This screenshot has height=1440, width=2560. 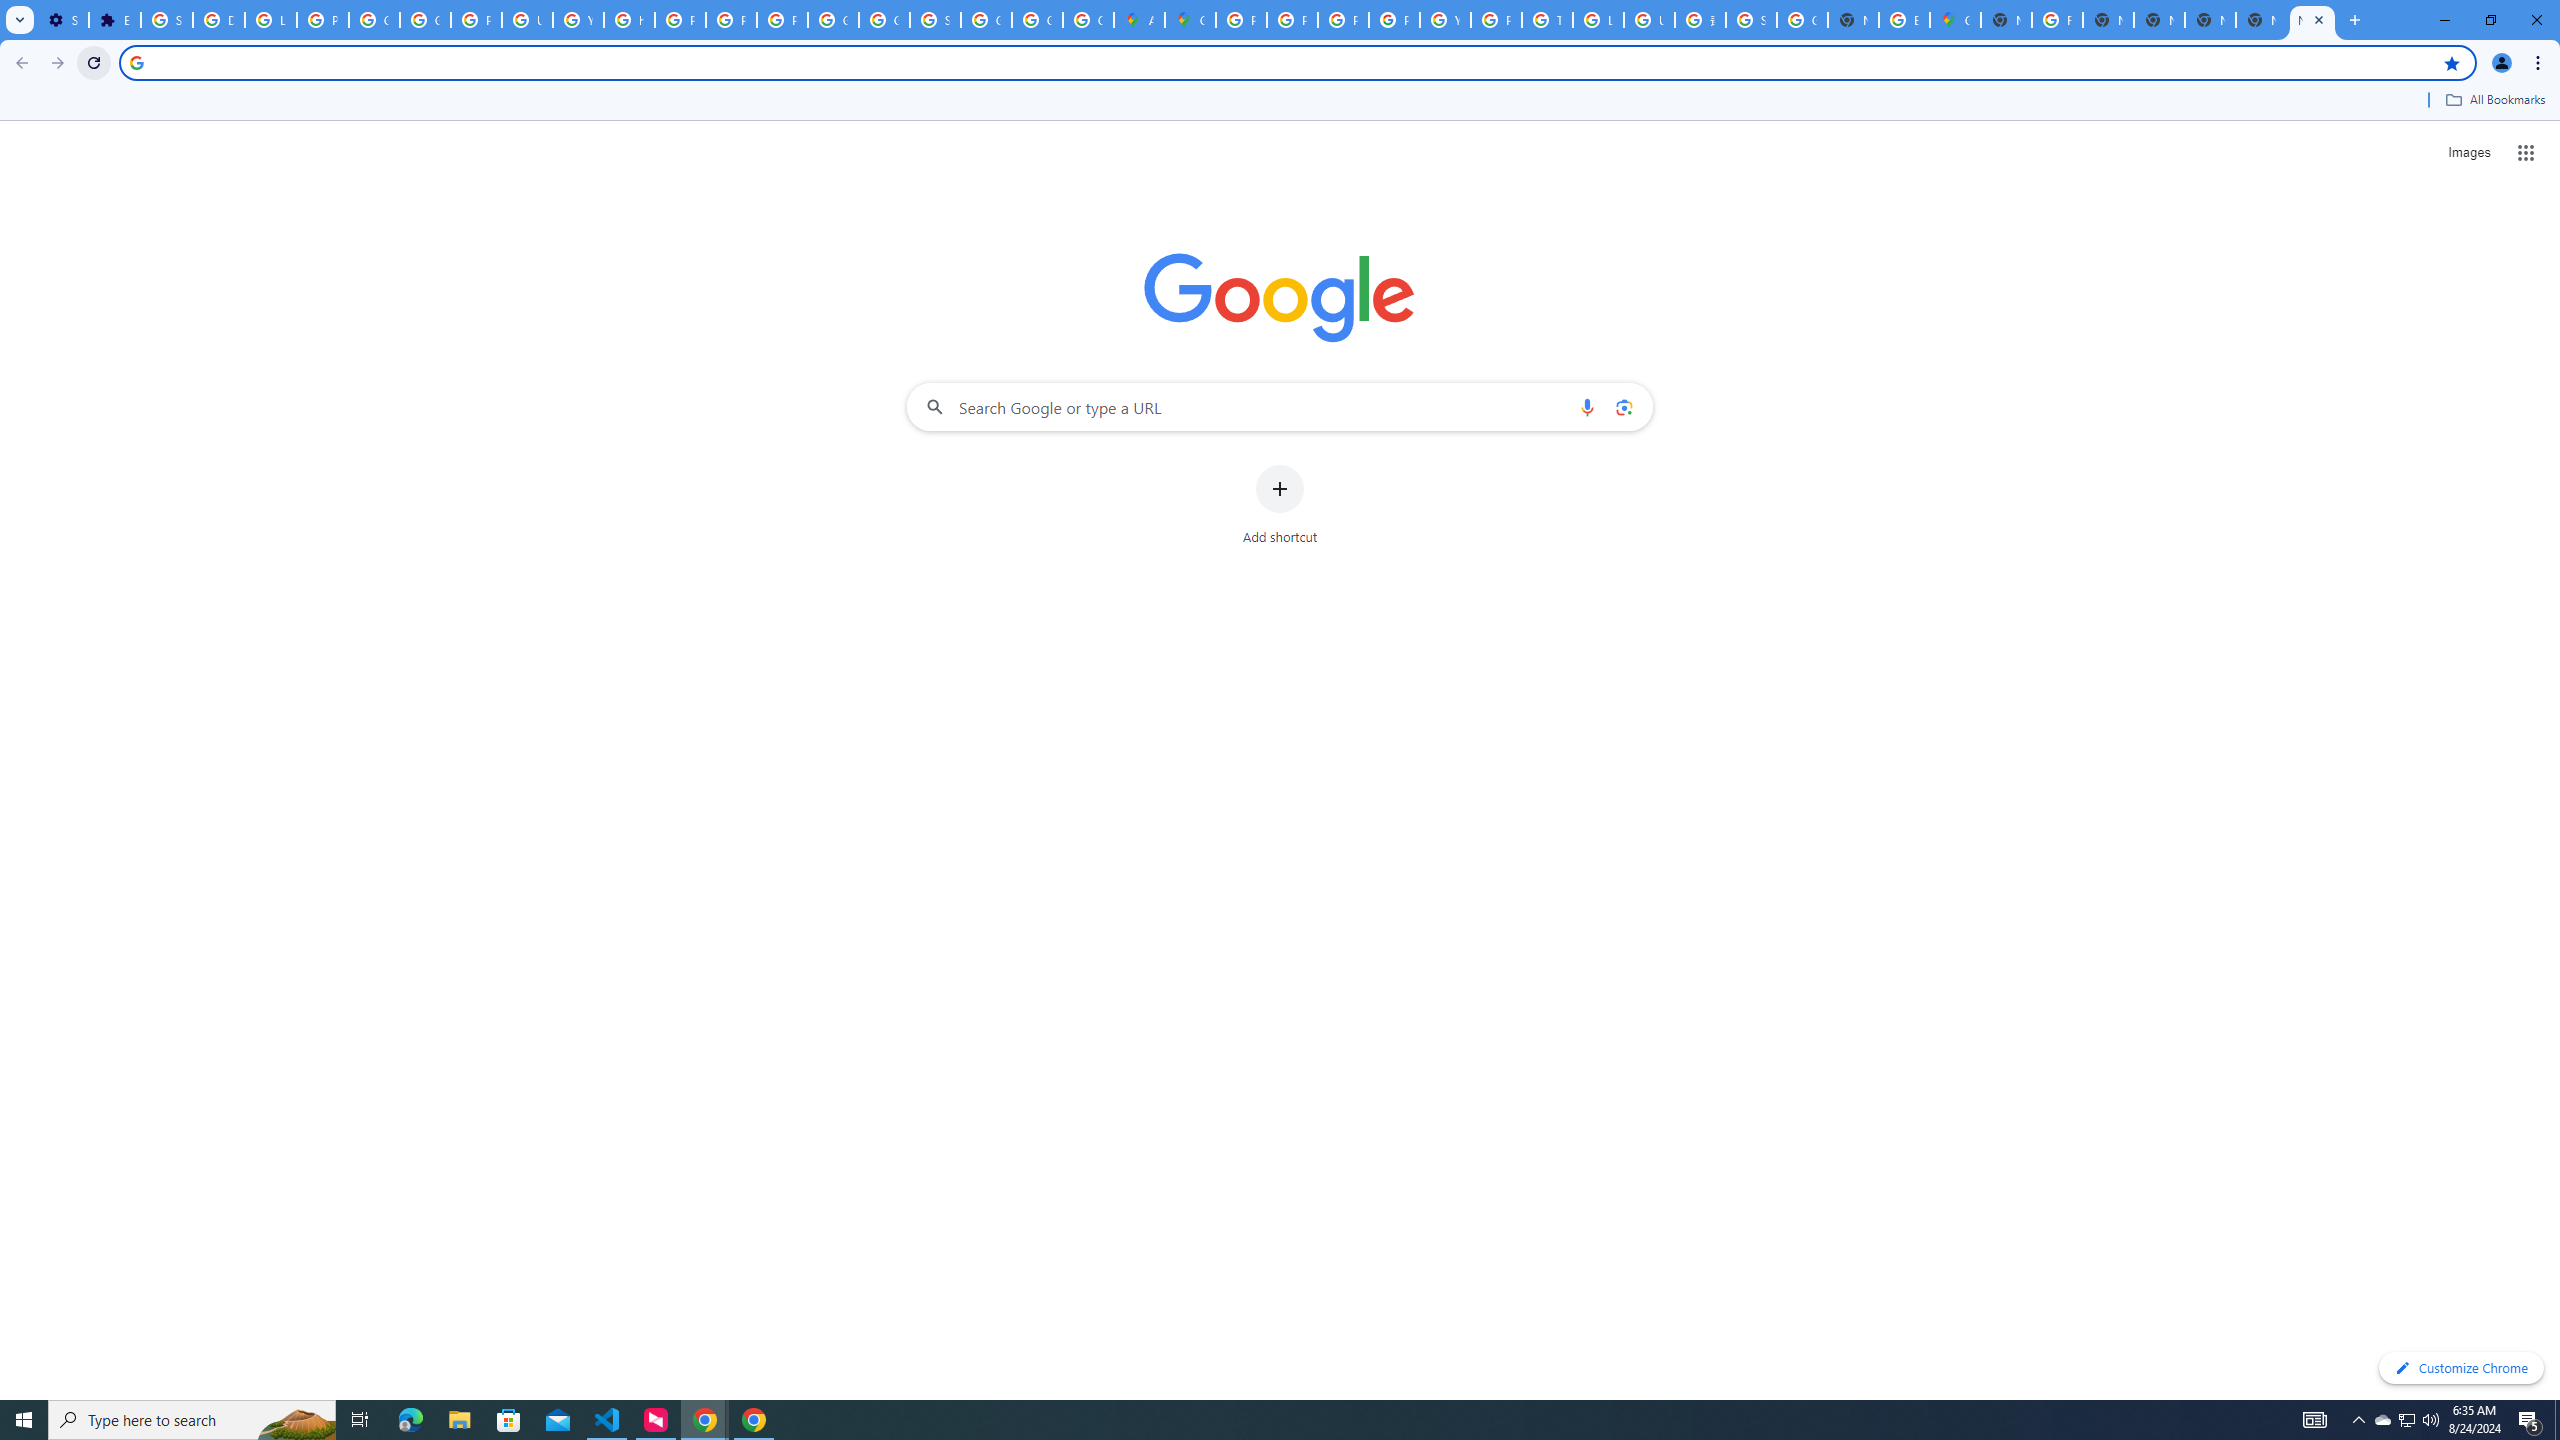 What do you see at coordinates (1546, 19) in the screenshot?
I see `'Tips & tricks for Chrome - Google Chrome Help'` at bounding box center [1546, 19].